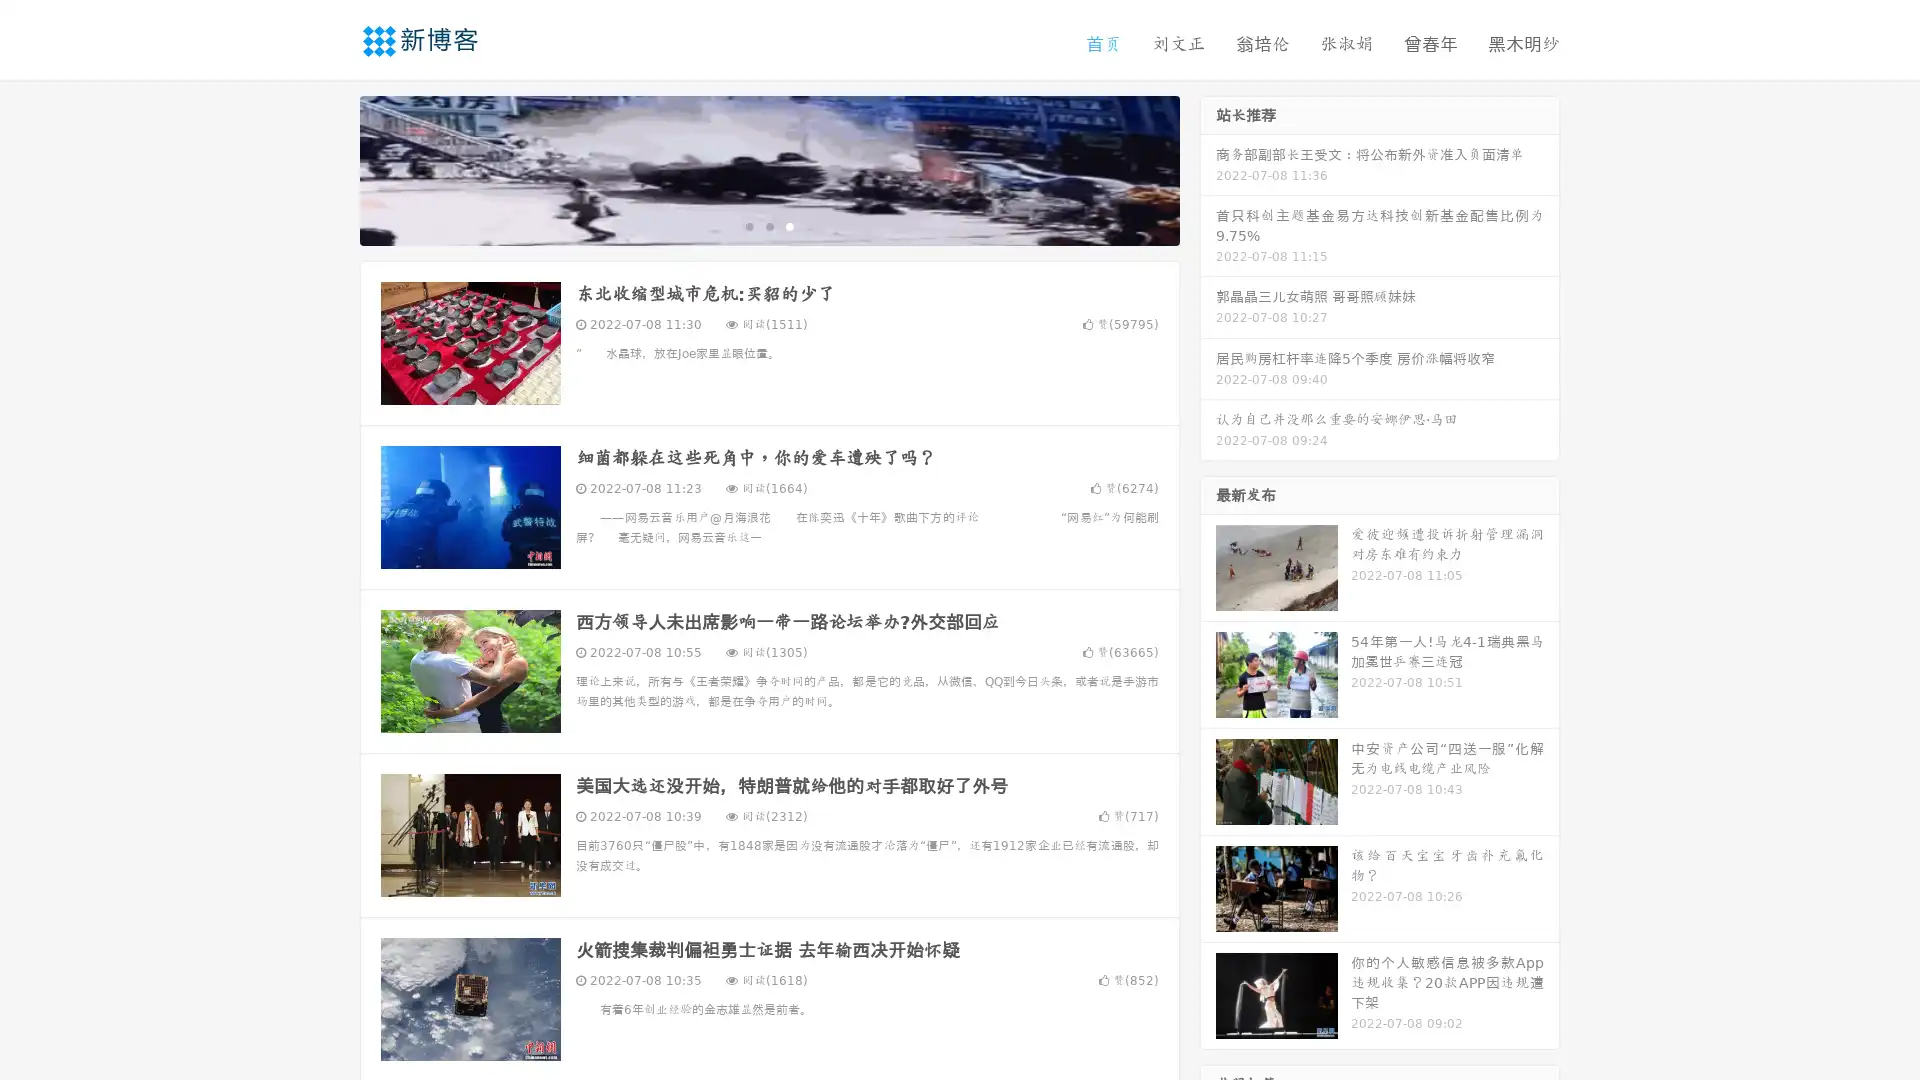 Image resolution: width=1920 pixels, height=1080 pixels. I want to click on Go to slide 2, so click(768, 225).